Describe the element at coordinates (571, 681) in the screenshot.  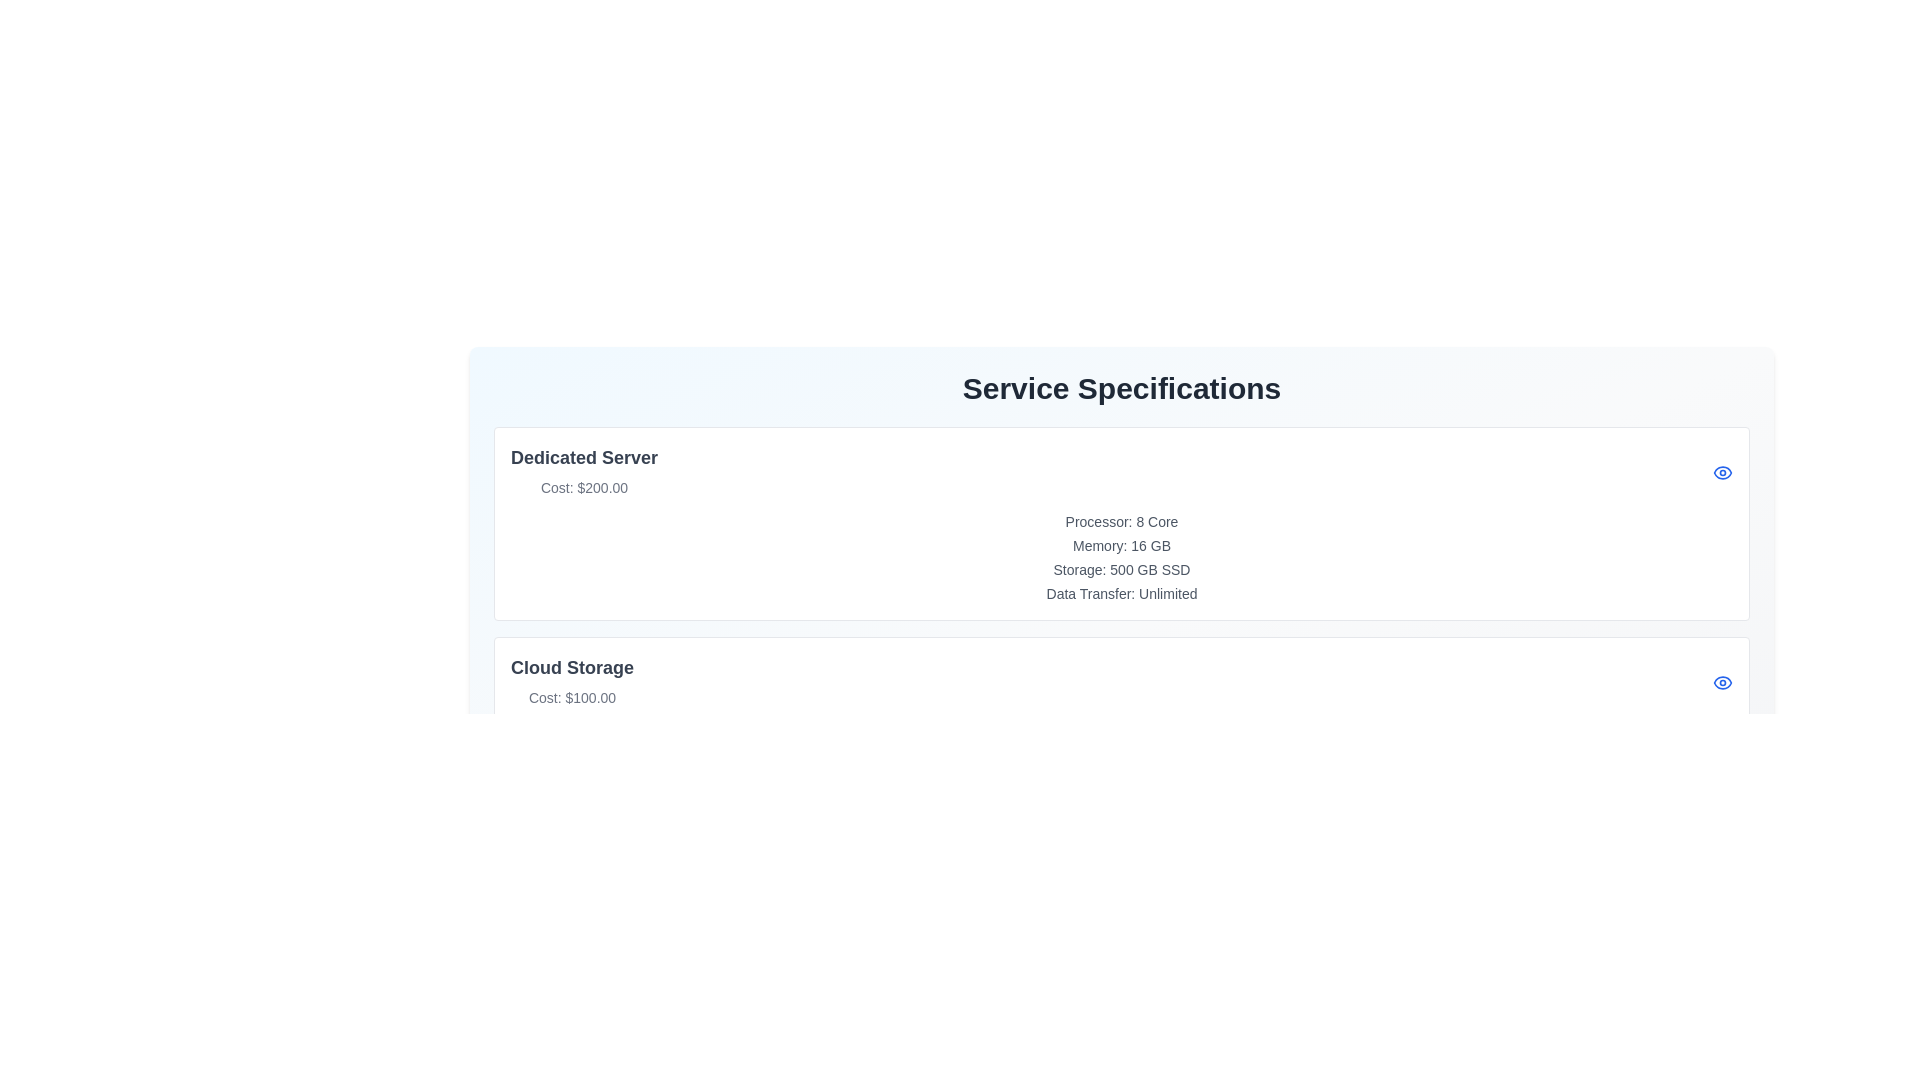
I see `the 'Cloud Storage' text block element, which displays 'Cloud Storage' in bold and 'Cost: $100.00' in gray, located below the 'Dedicated Server' section` at that location.